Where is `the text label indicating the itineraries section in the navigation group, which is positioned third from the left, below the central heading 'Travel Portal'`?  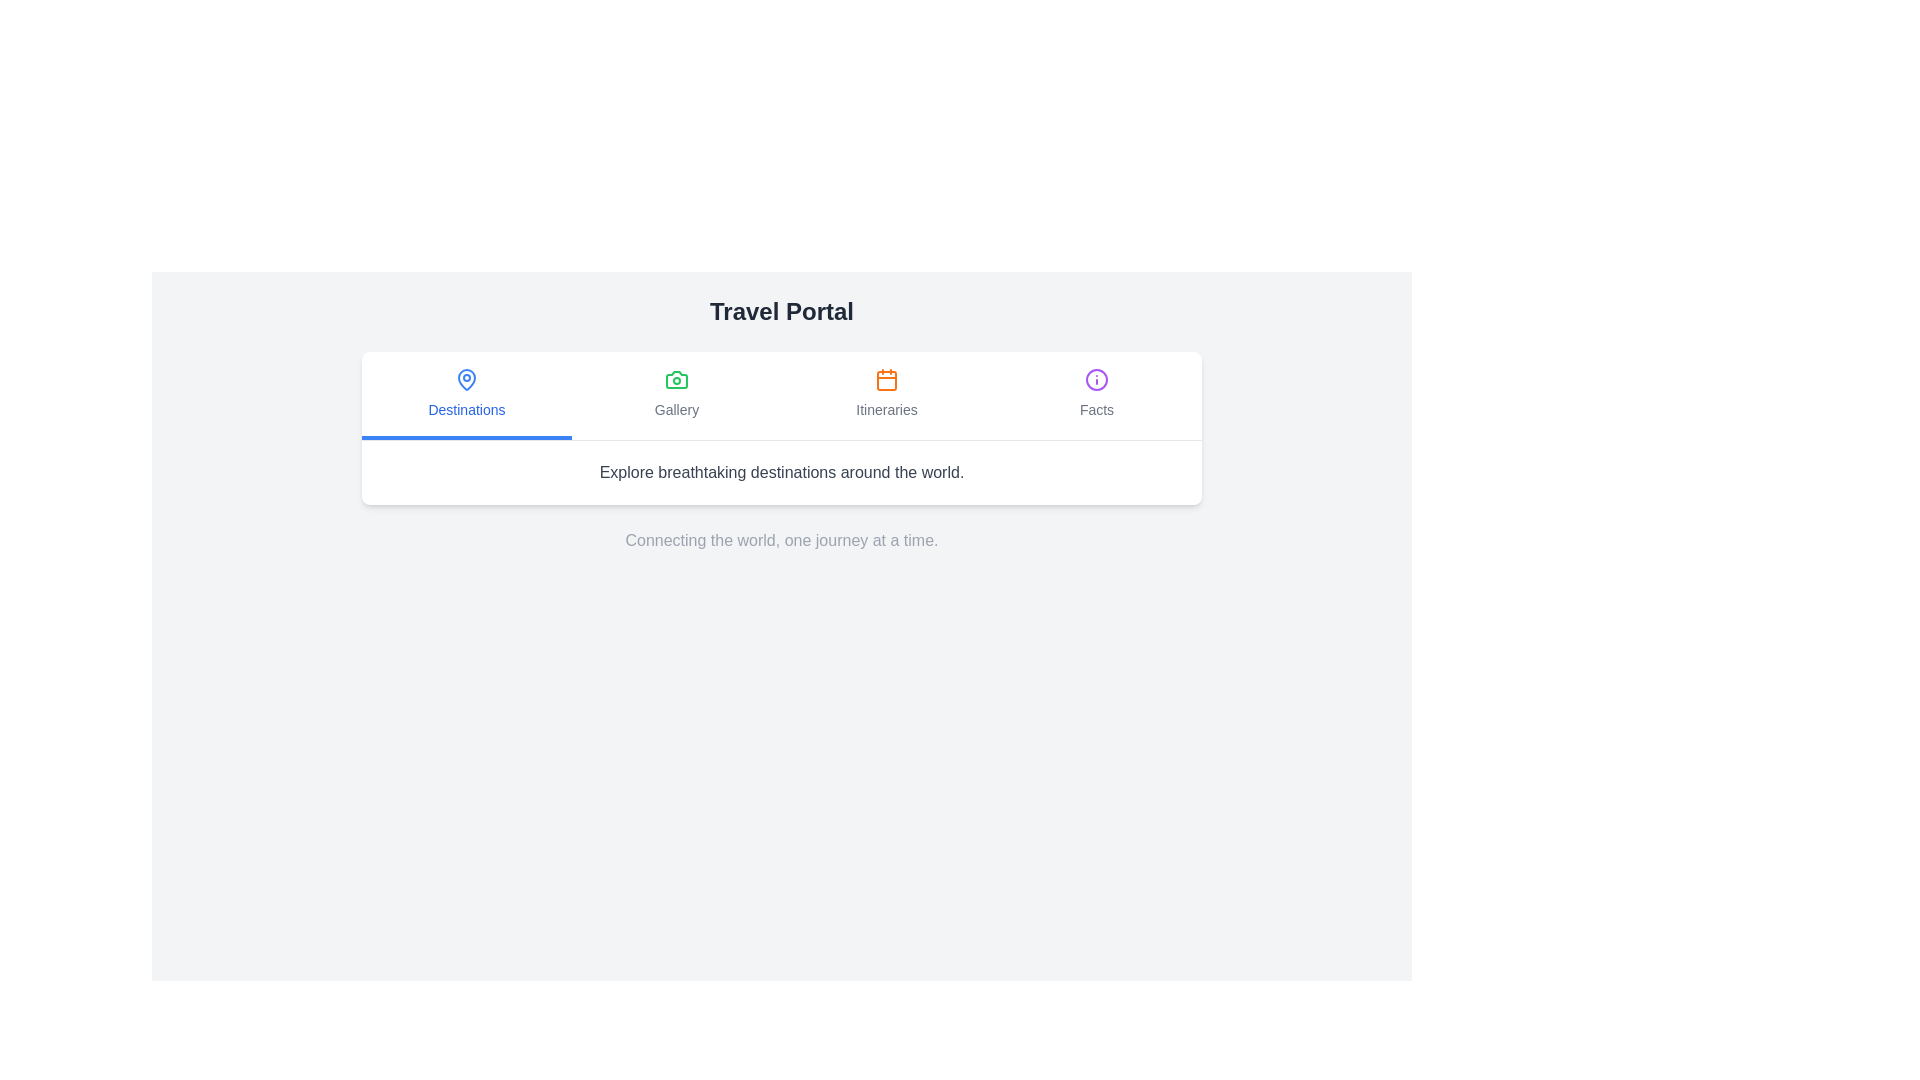 the text label indicating the itineraries section in the navigation group, which is positioned third from the left, below the central heading 'Travel Portal' is located at coordinates (886, 408).